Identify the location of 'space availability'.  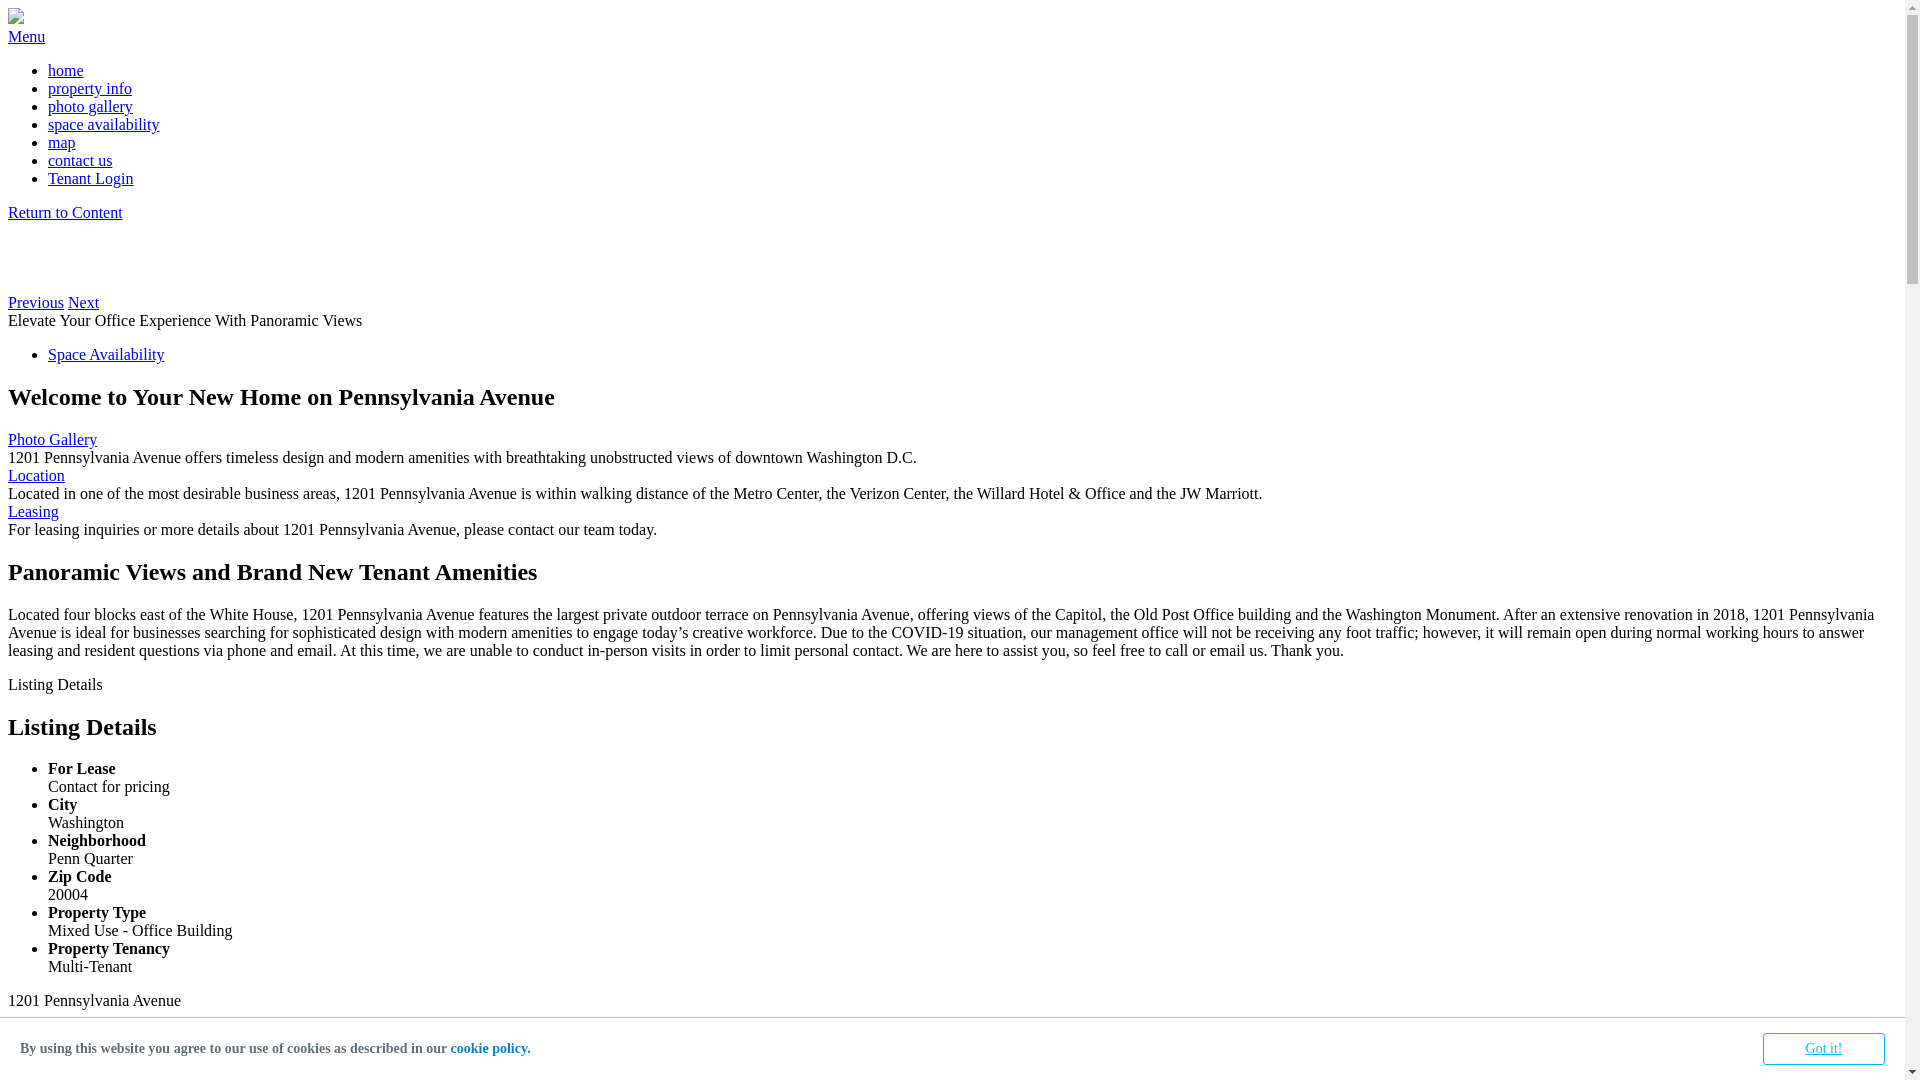
(48, 124).